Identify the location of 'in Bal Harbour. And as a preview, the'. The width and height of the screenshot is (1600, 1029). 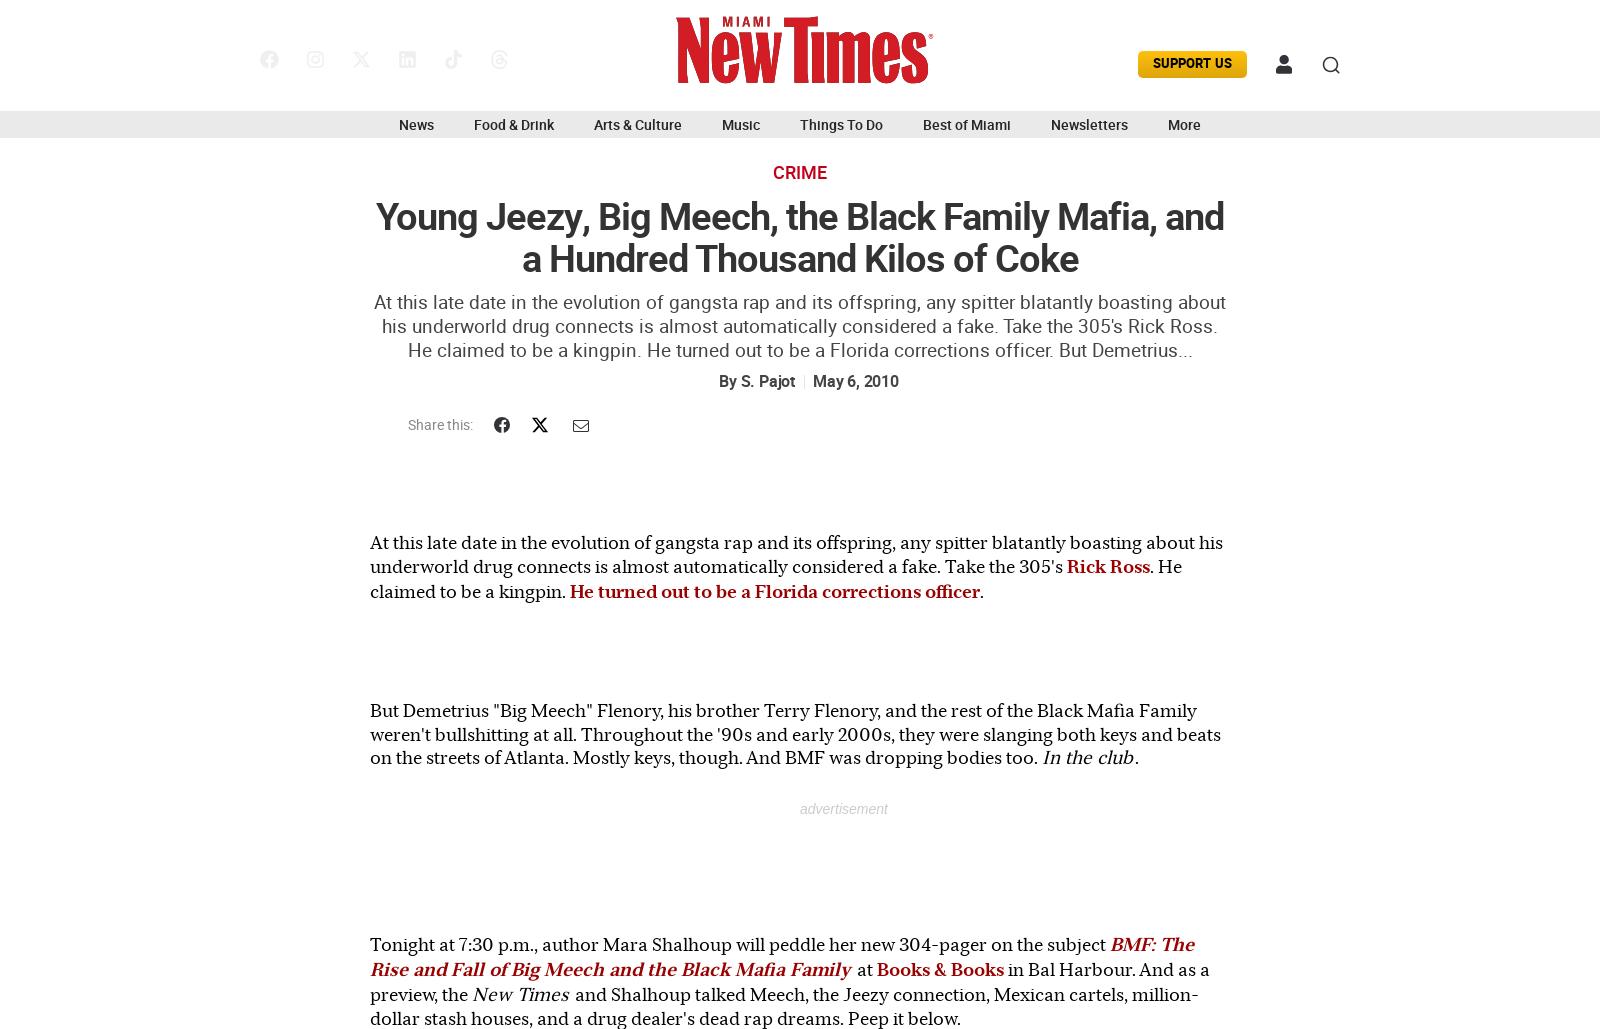
(790, 980).